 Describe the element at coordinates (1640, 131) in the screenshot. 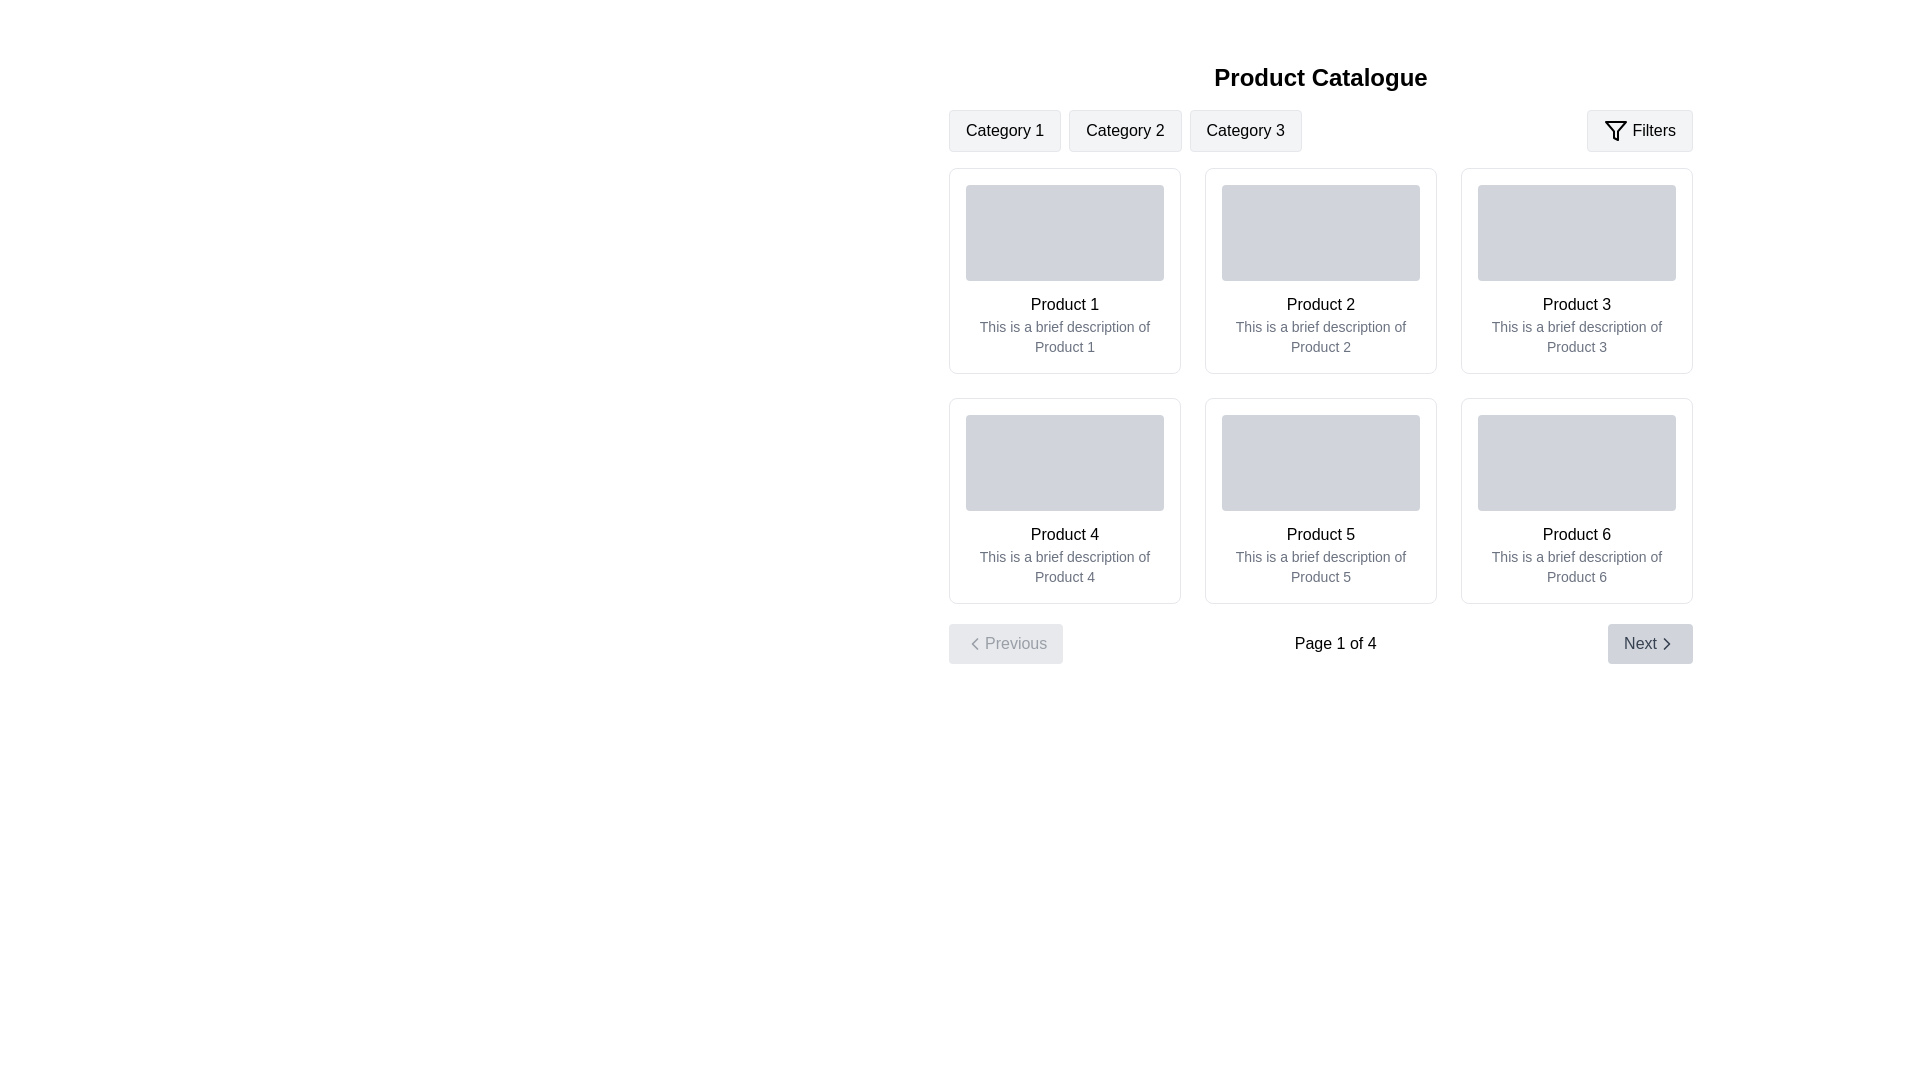

I see `the filter button located in the top-right section of the interface, to the right of 'Category 1', 'Category 2', and 'Category 3'` at that location.